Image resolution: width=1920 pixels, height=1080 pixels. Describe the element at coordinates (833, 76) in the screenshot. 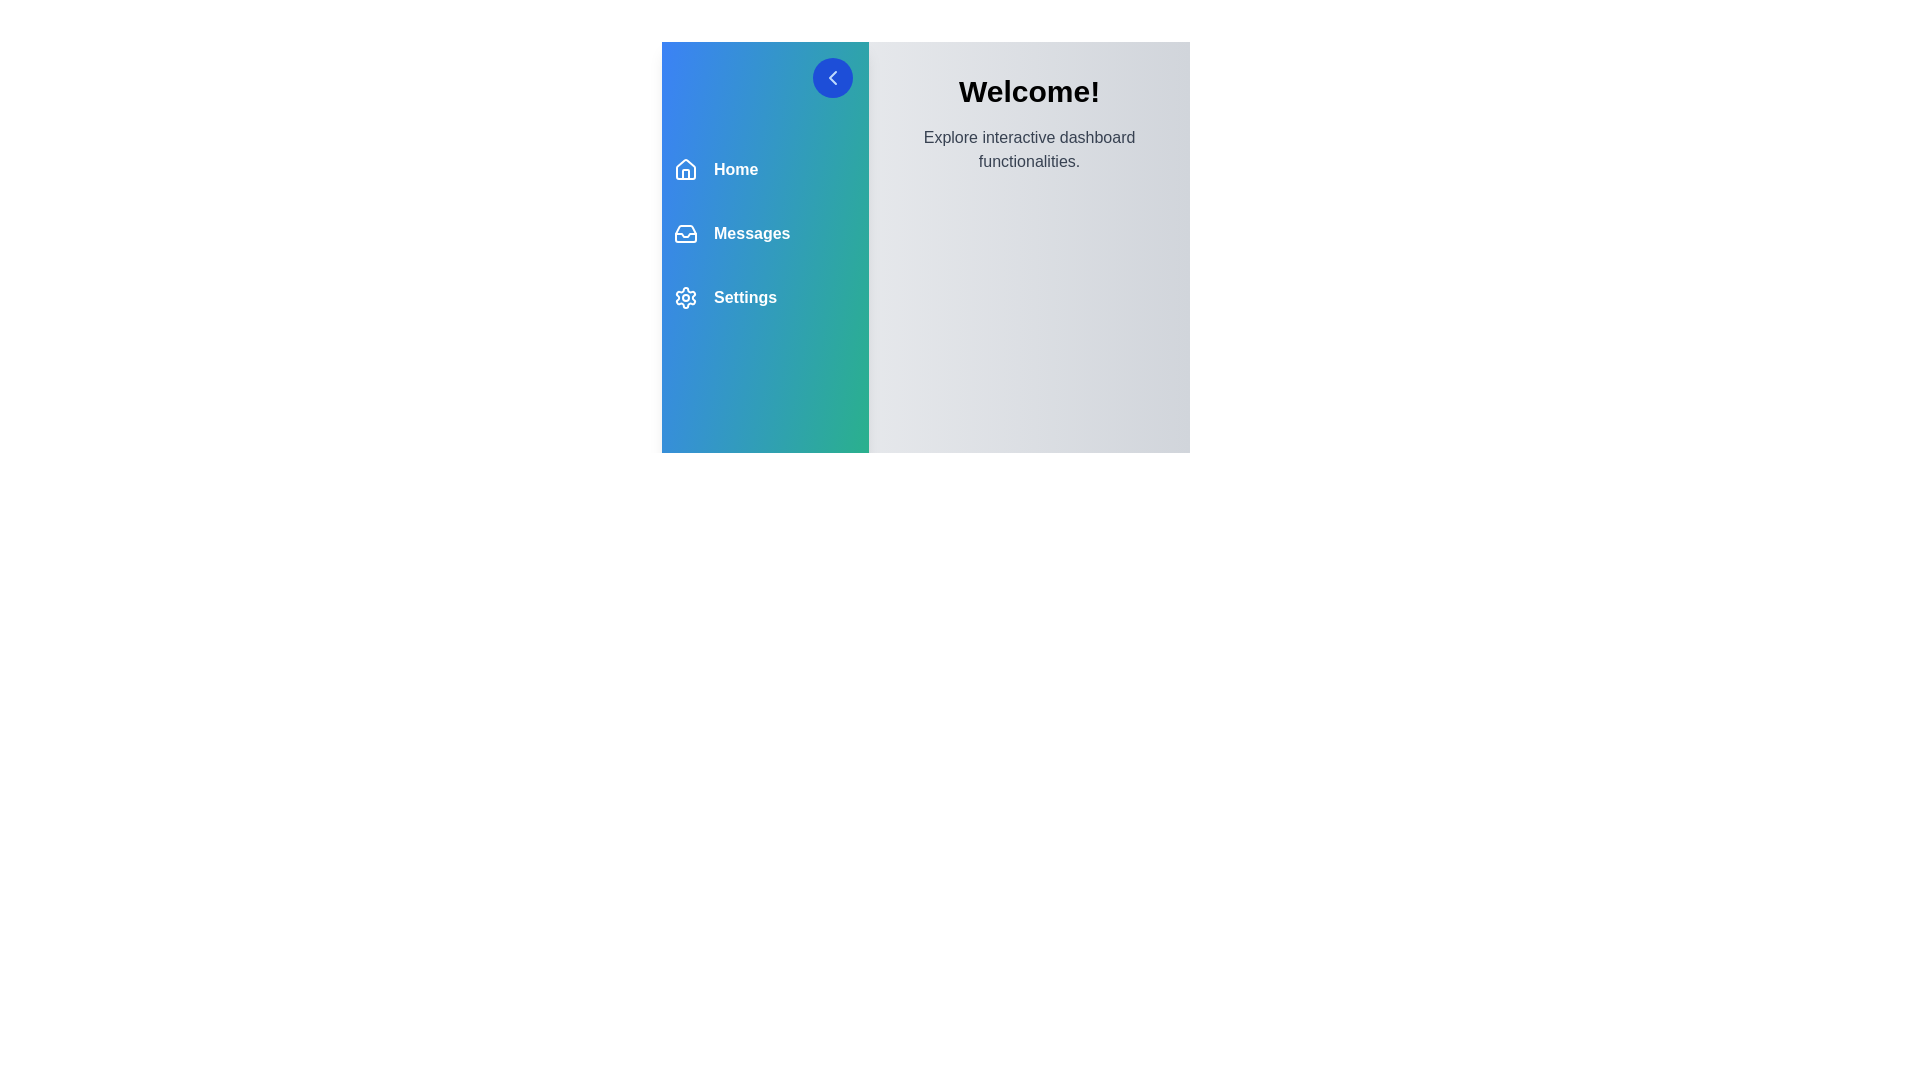

I see `the circular button with a blue background and a white leftward chevron icon located at the top-right corner of the left sidebar panel` at that location.